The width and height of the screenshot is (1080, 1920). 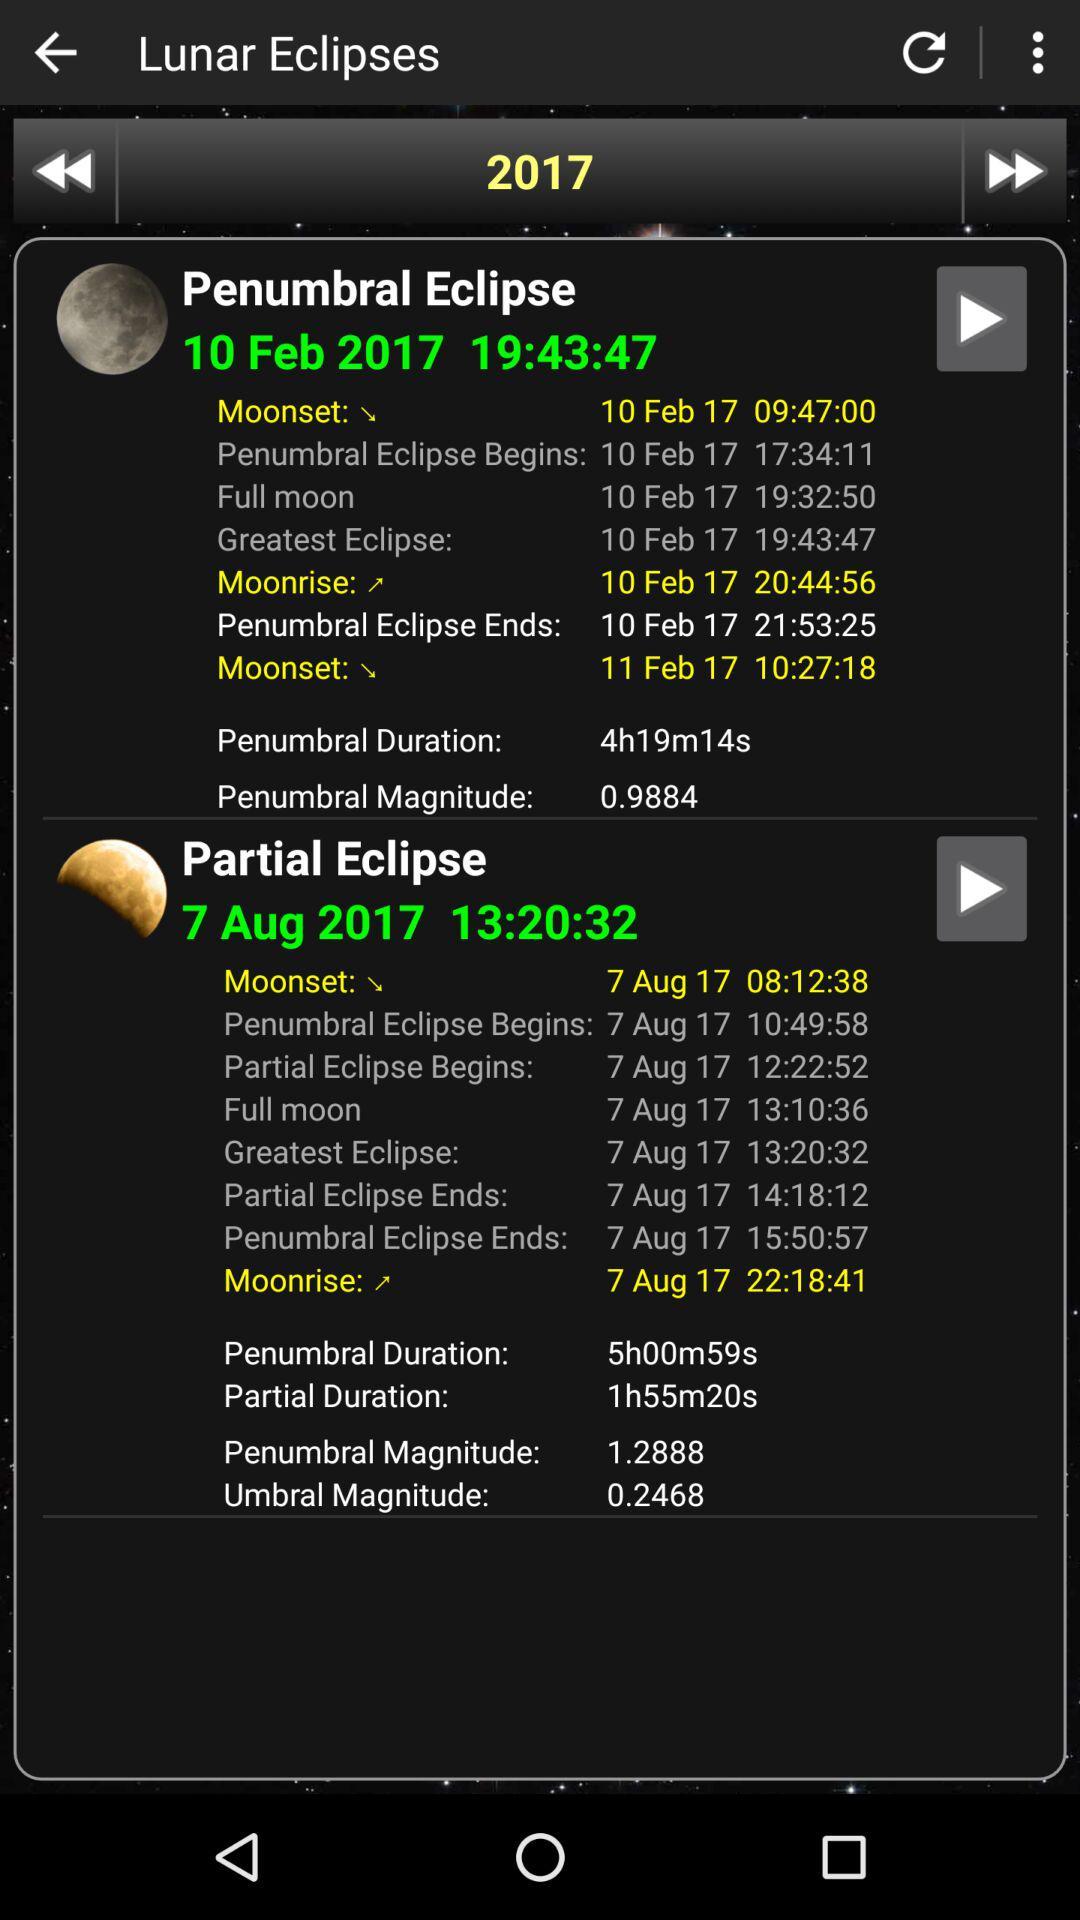 I want to click on previous, so click(x=63, y=171).